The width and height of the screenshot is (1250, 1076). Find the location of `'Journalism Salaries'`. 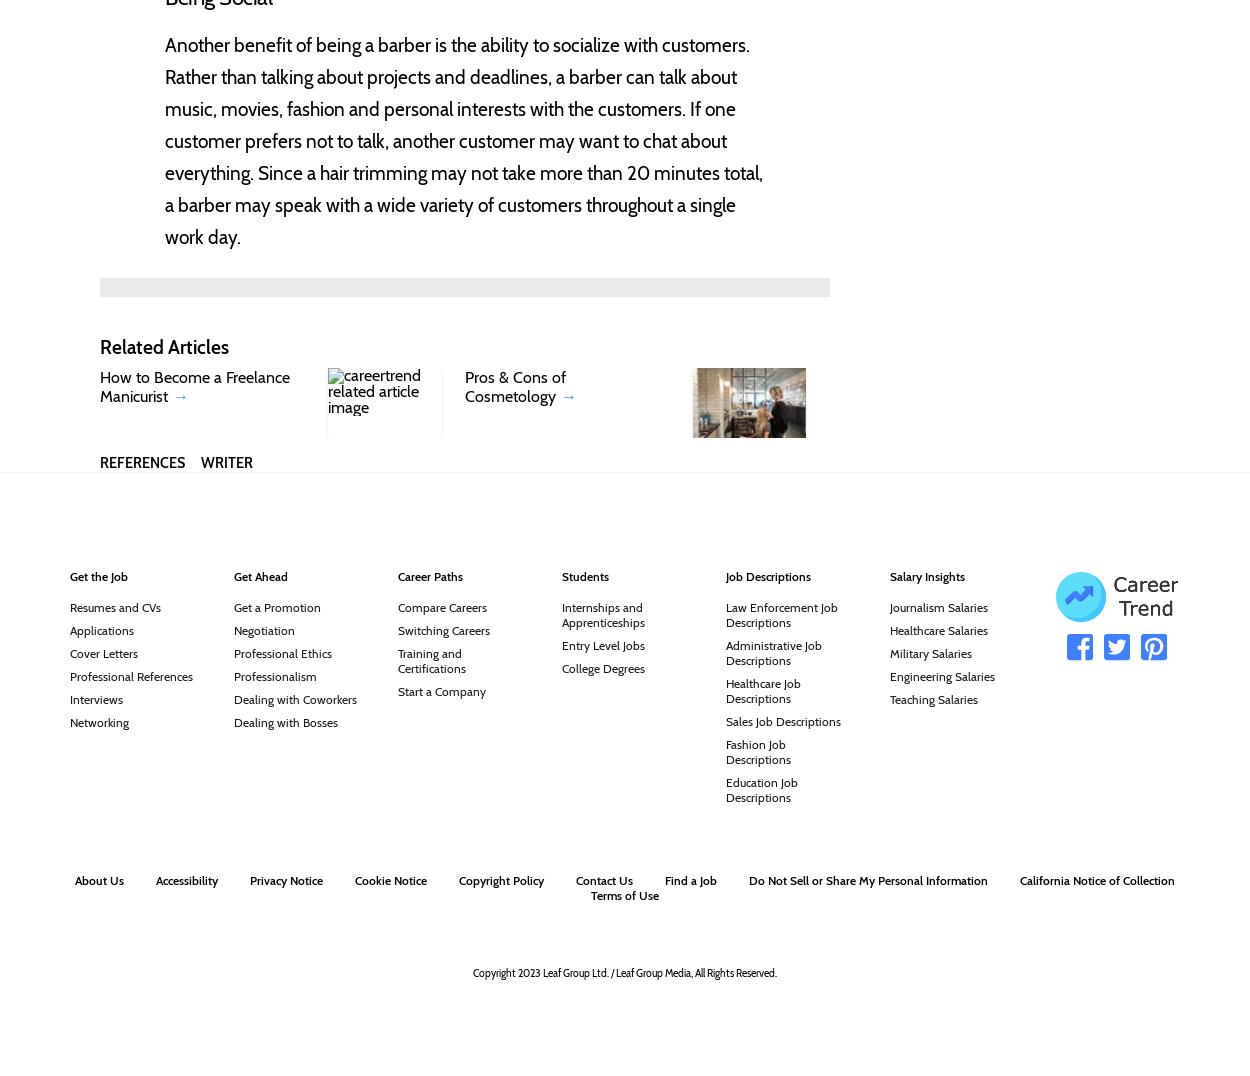

'Journalism Salaries' is located at coordinates (938, 607).